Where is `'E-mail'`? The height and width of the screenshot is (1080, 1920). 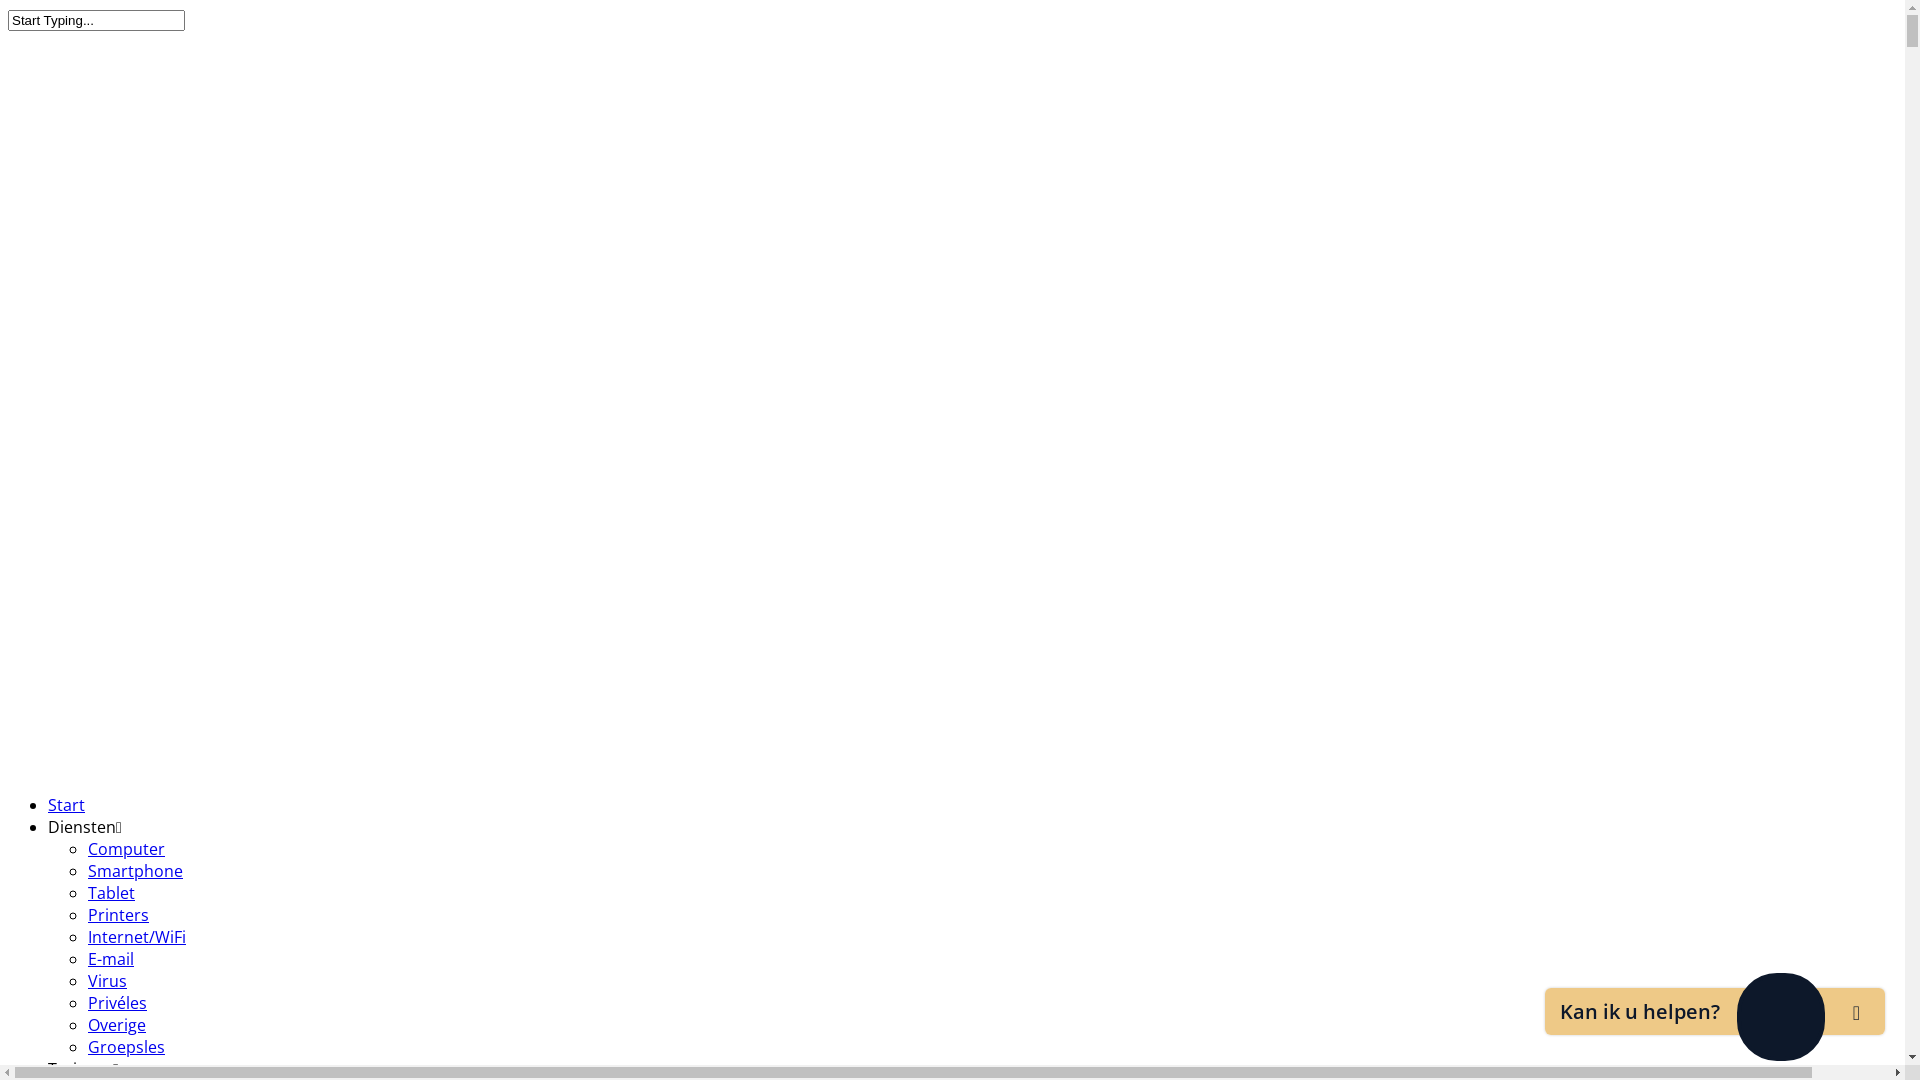 'E-mail' is located at coordinates (86, 958).